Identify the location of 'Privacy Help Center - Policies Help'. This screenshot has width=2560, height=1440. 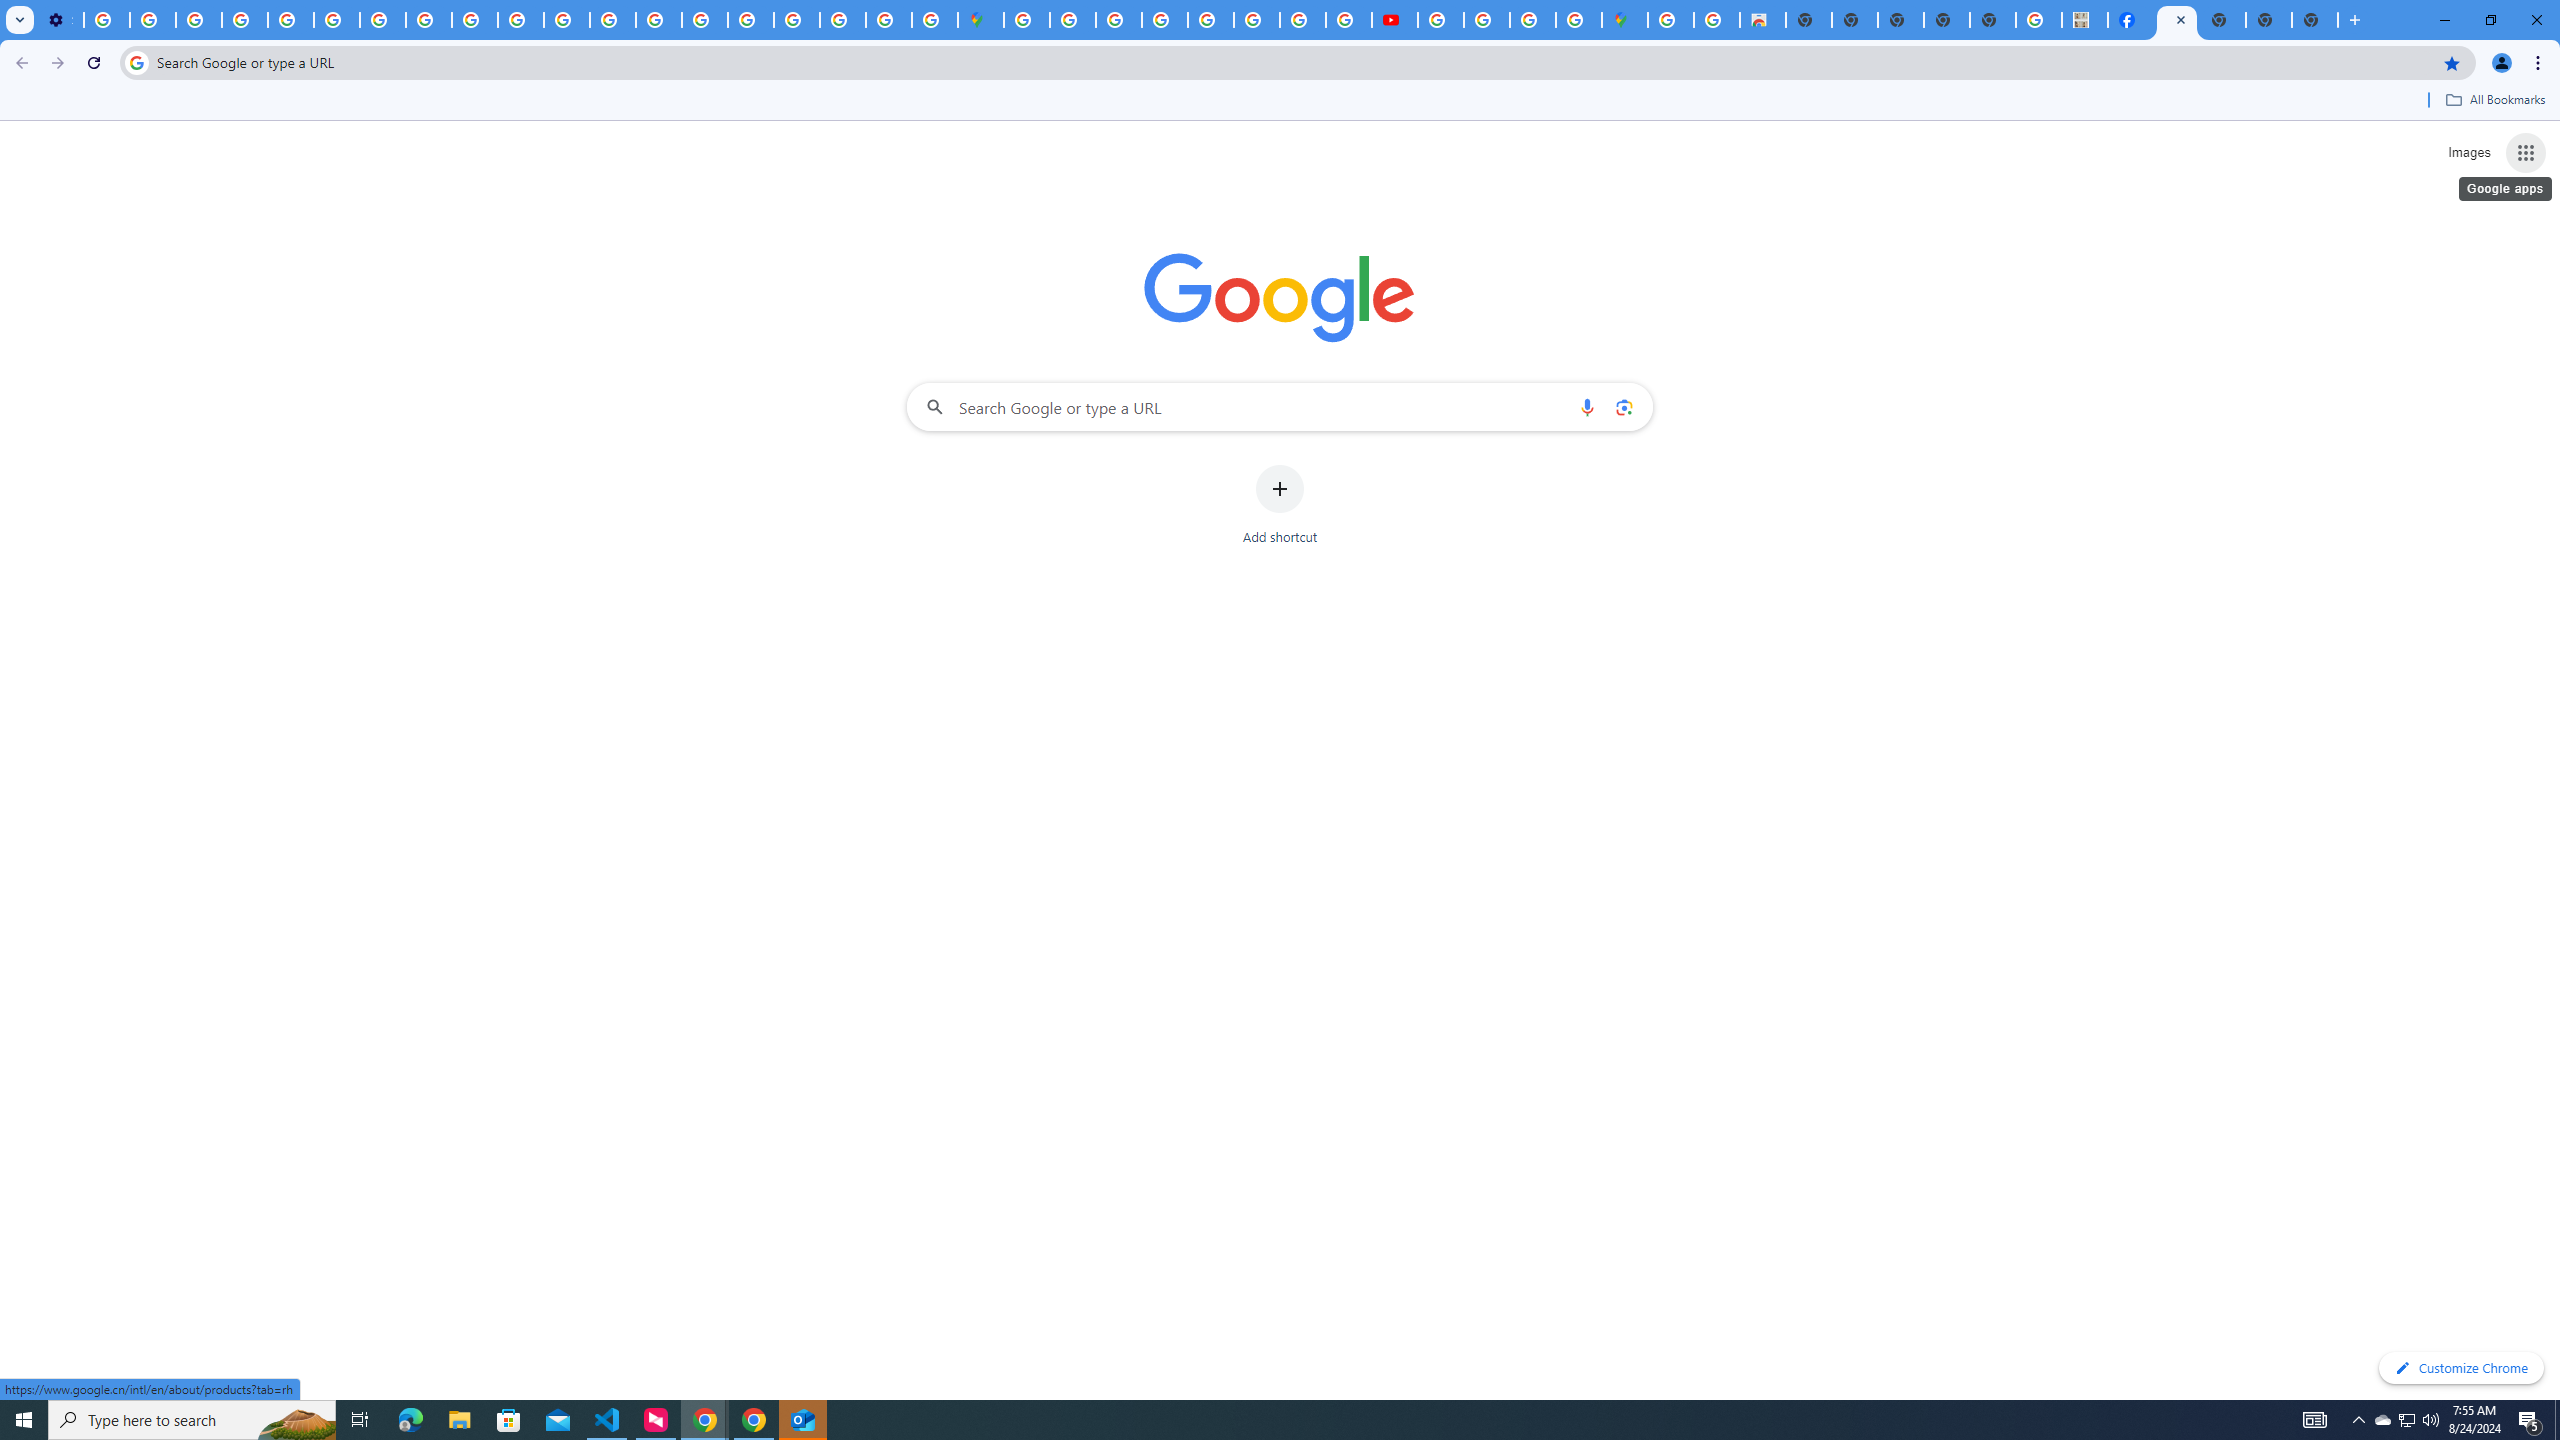
(289, 19).